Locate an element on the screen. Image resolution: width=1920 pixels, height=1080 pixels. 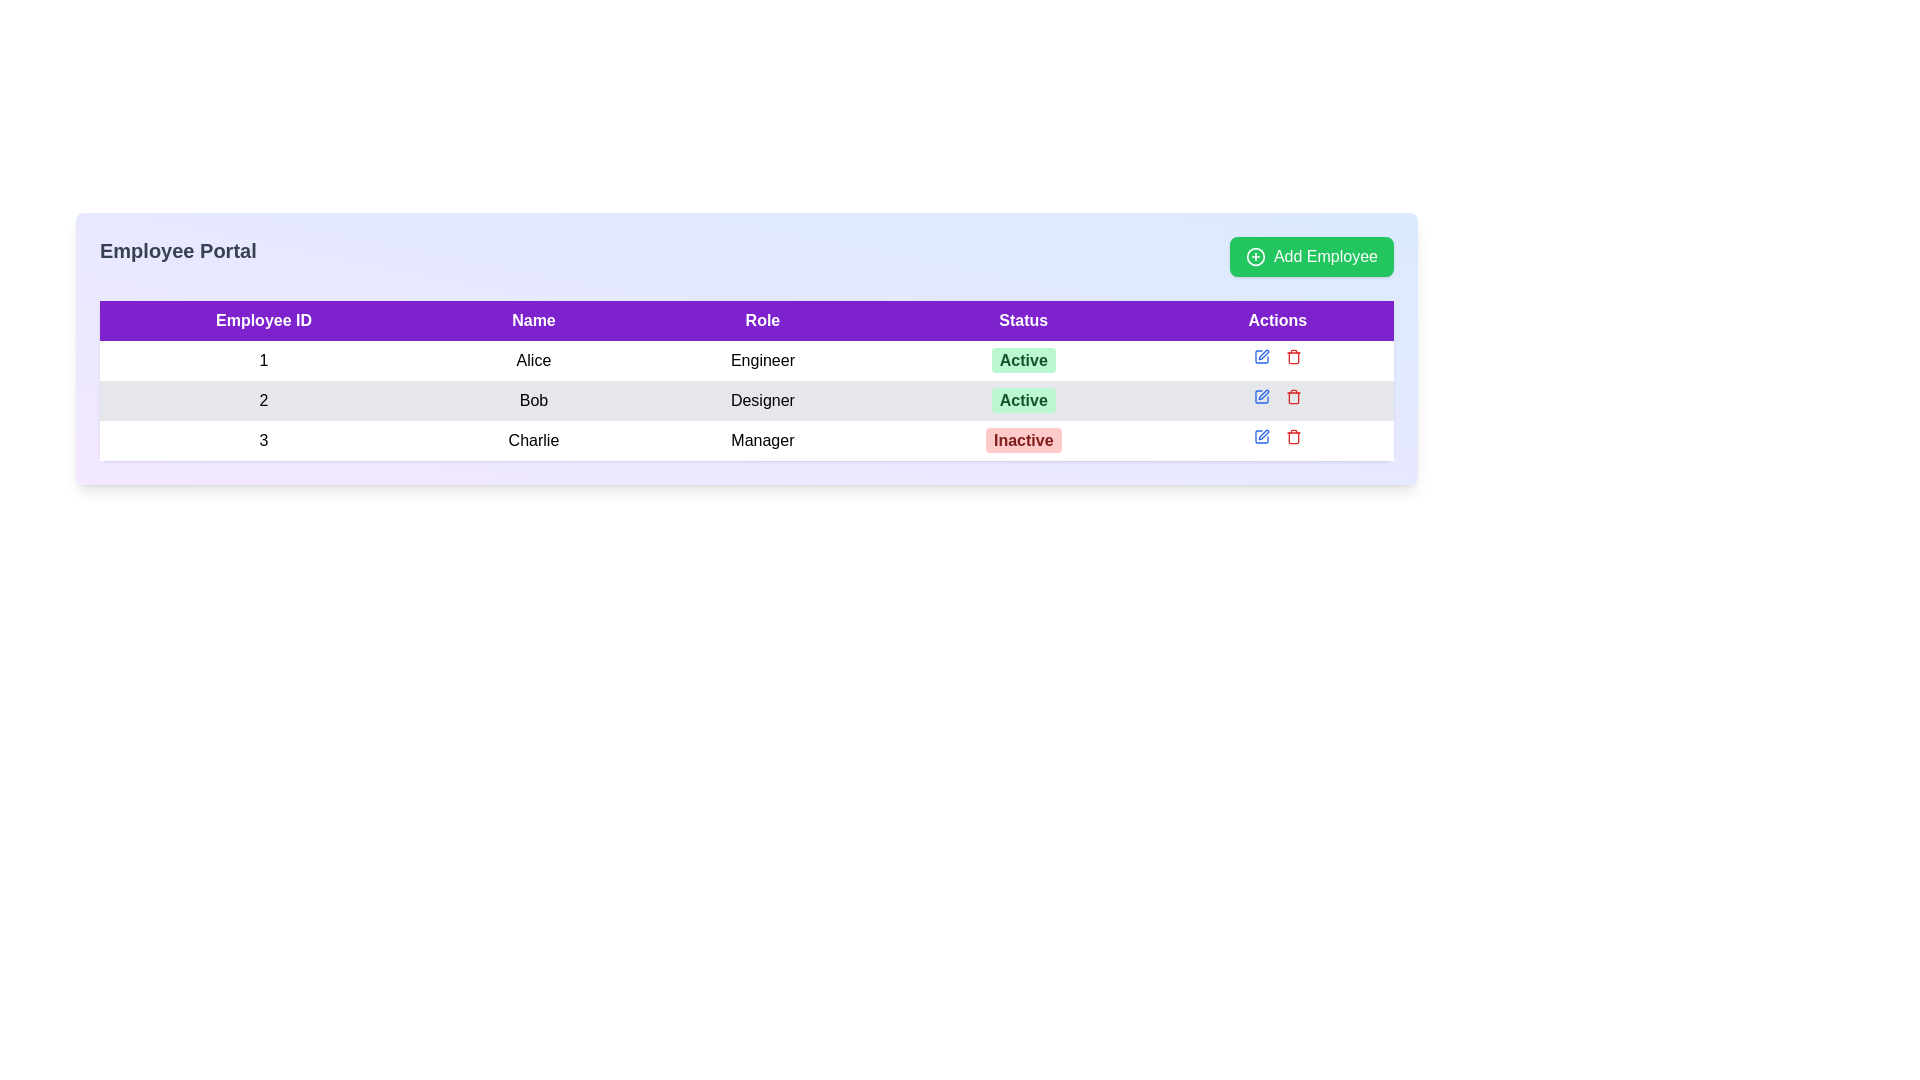
the 'Manager' text label located in the 'Role' column of the table for the entry 'Charlie', which is centered within its cell is located at coordinates (762, 439).